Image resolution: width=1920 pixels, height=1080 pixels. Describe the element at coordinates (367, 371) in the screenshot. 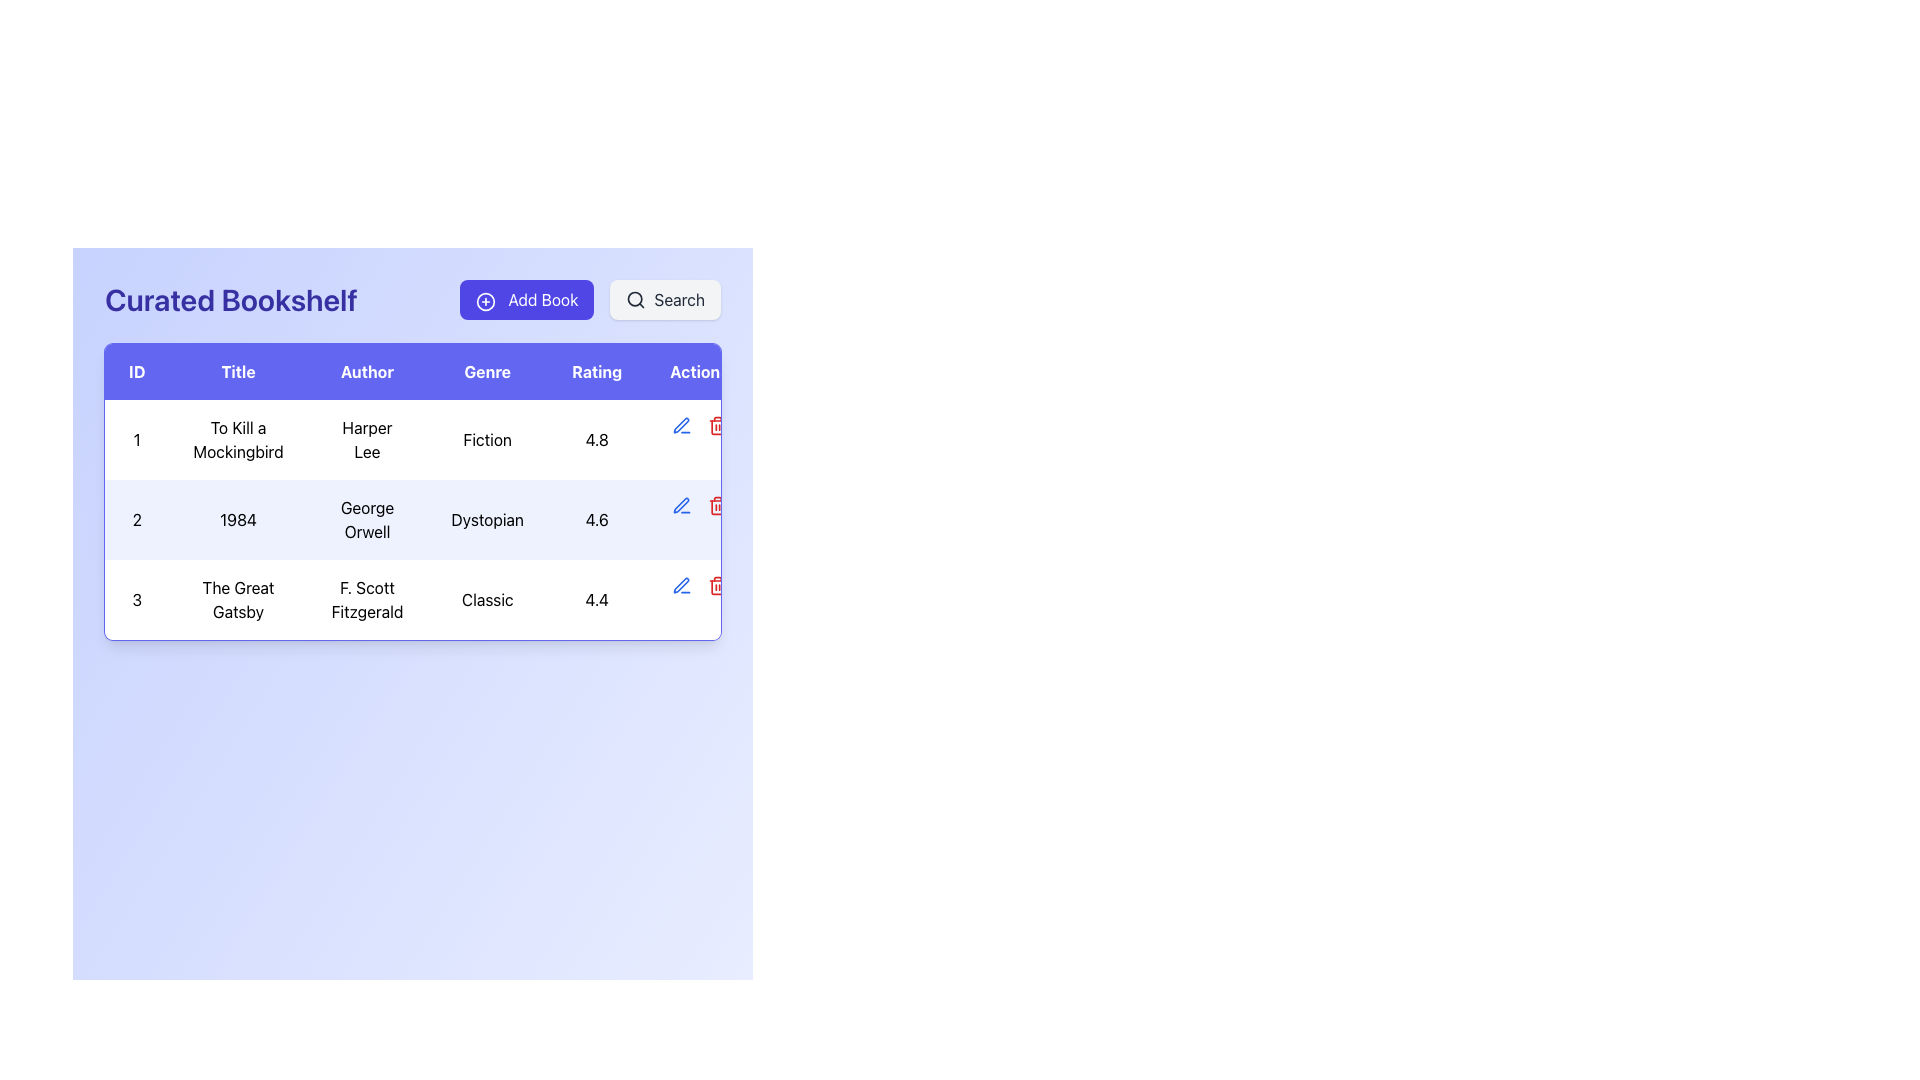

I see `the Table Header Cell labeled 'Author', which is the third column header in the table, displayed in white text on a blue background` at that location.